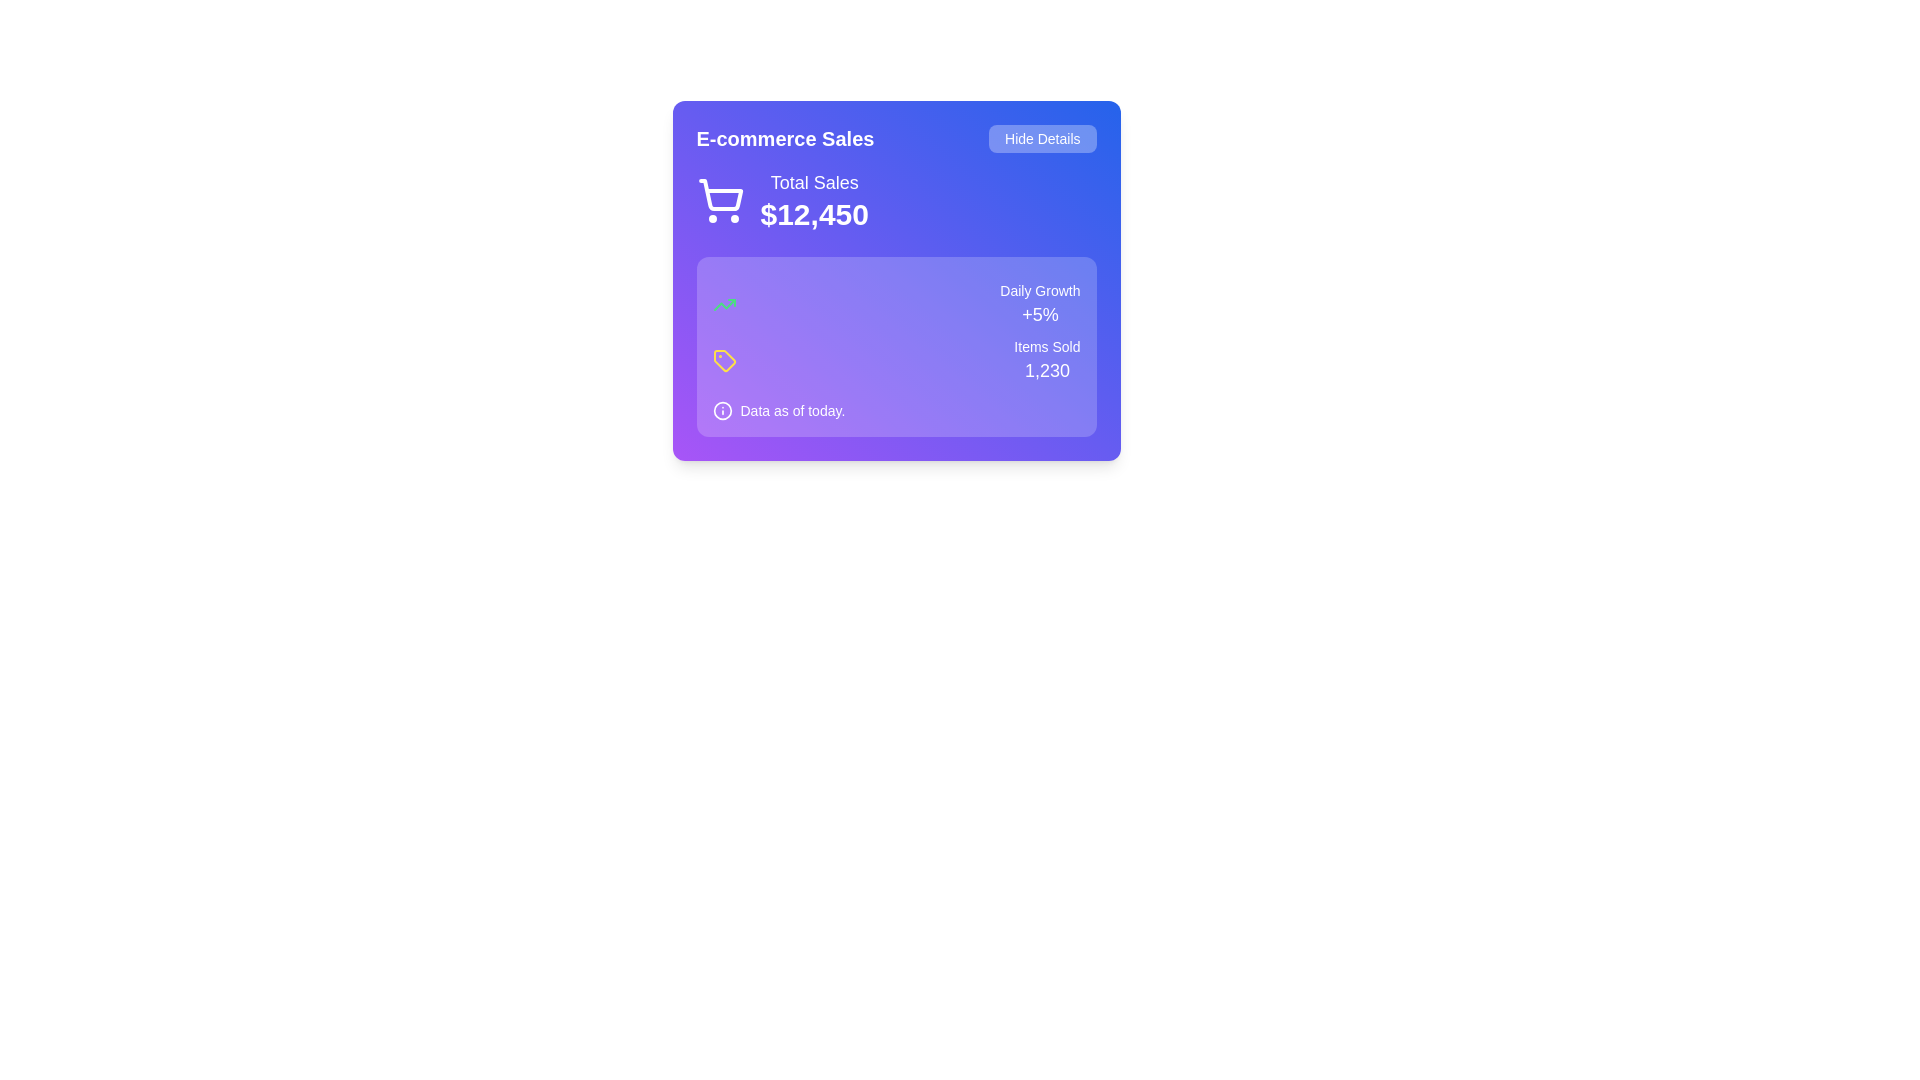 The image size is (1920, 1080). I want to click on the button that toggles the visibility of additional content in the card, located at the top right corner aligned with the heading 'E-commerce Sales', so click(1041, 137).